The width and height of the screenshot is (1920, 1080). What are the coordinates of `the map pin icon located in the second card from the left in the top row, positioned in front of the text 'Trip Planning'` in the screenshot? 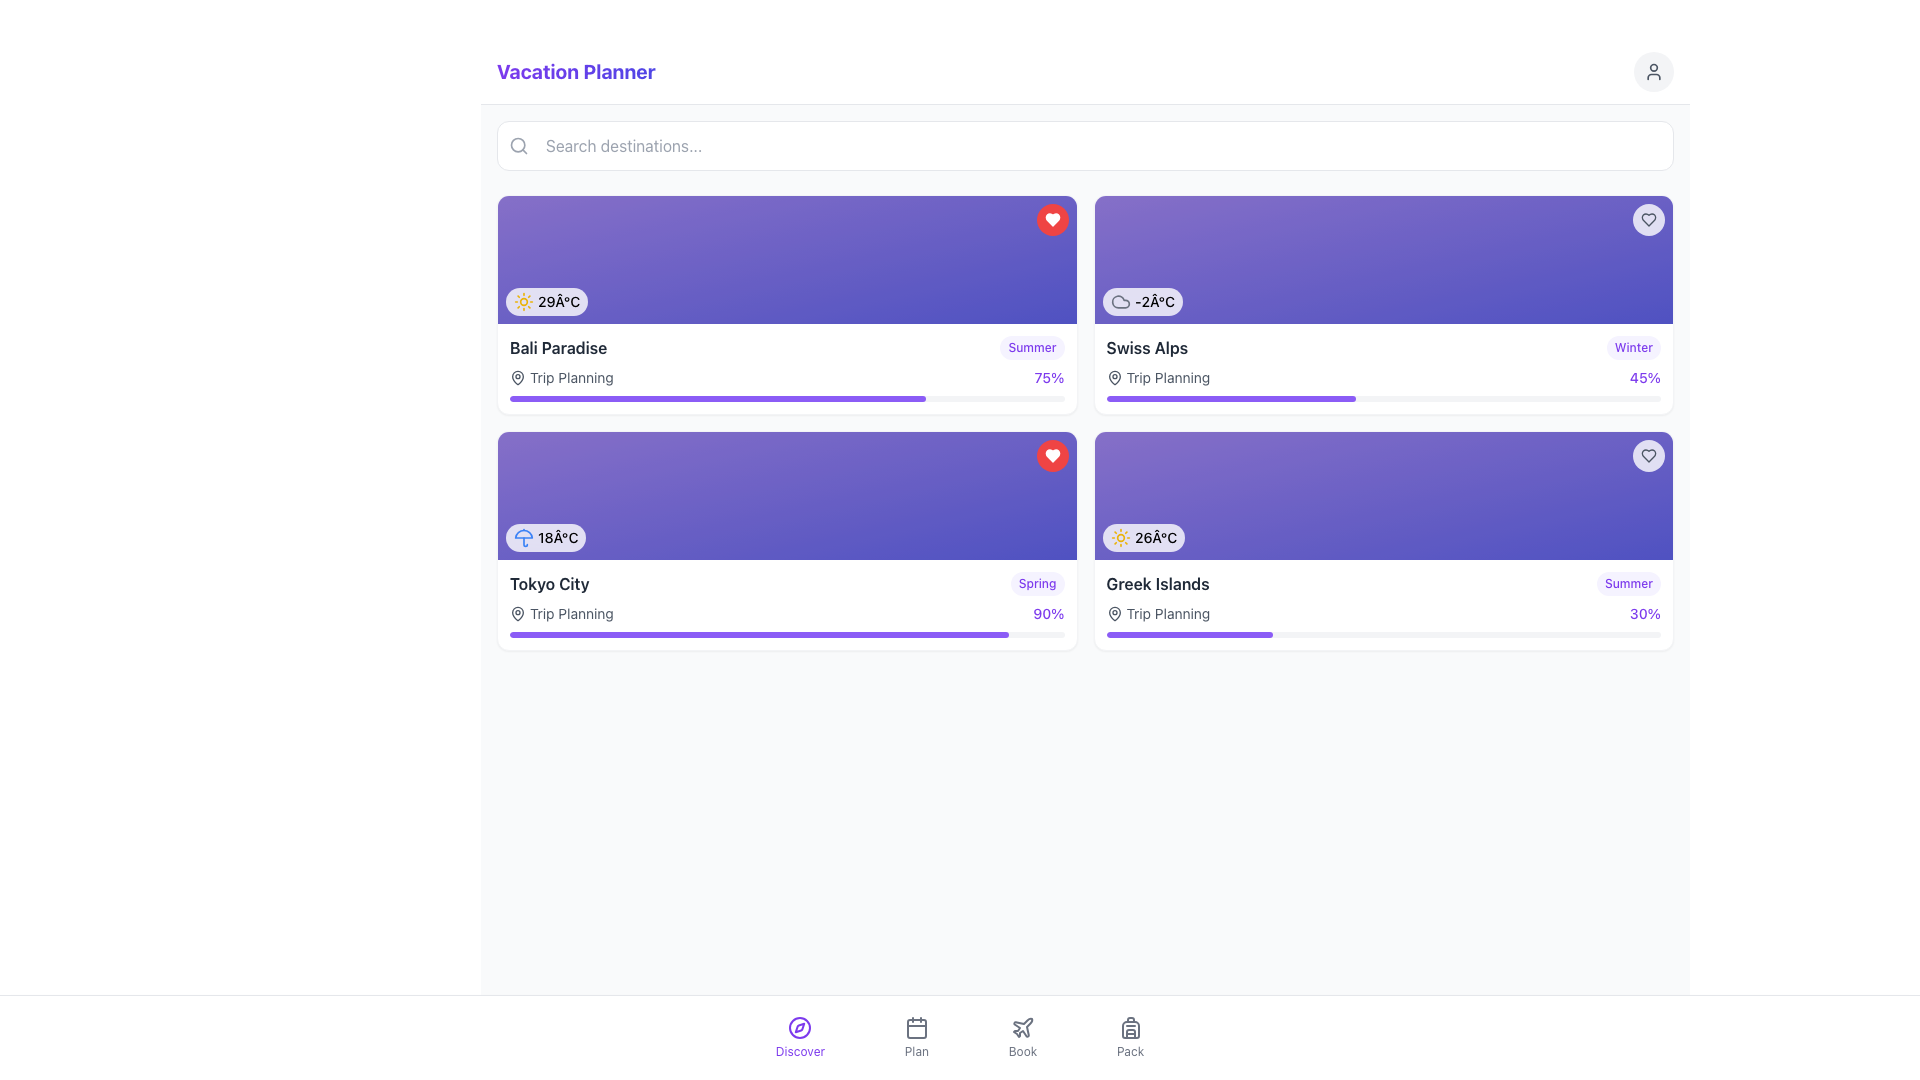 It's located at (1113, 378).